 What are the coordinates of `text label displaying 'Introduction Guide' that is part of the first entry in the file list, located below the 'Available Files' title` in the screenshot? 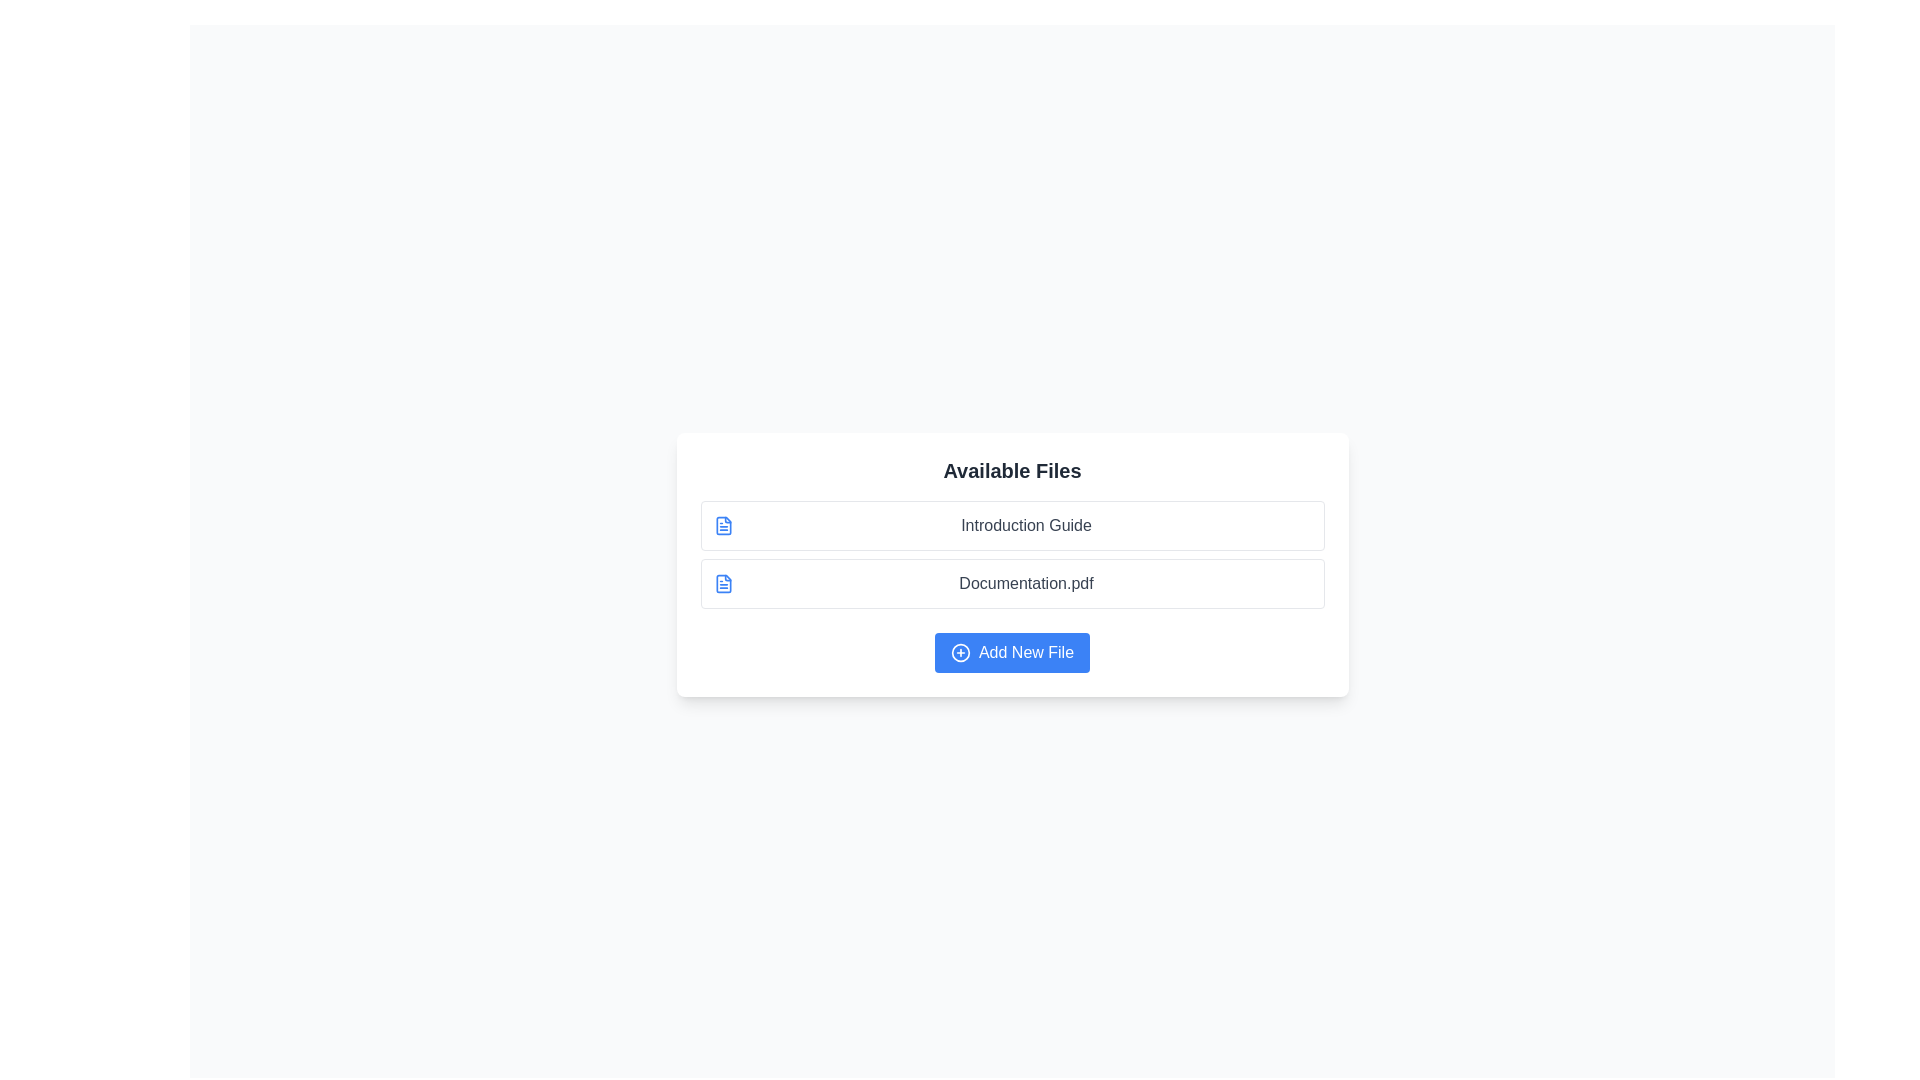 It's located at (1026, 524).